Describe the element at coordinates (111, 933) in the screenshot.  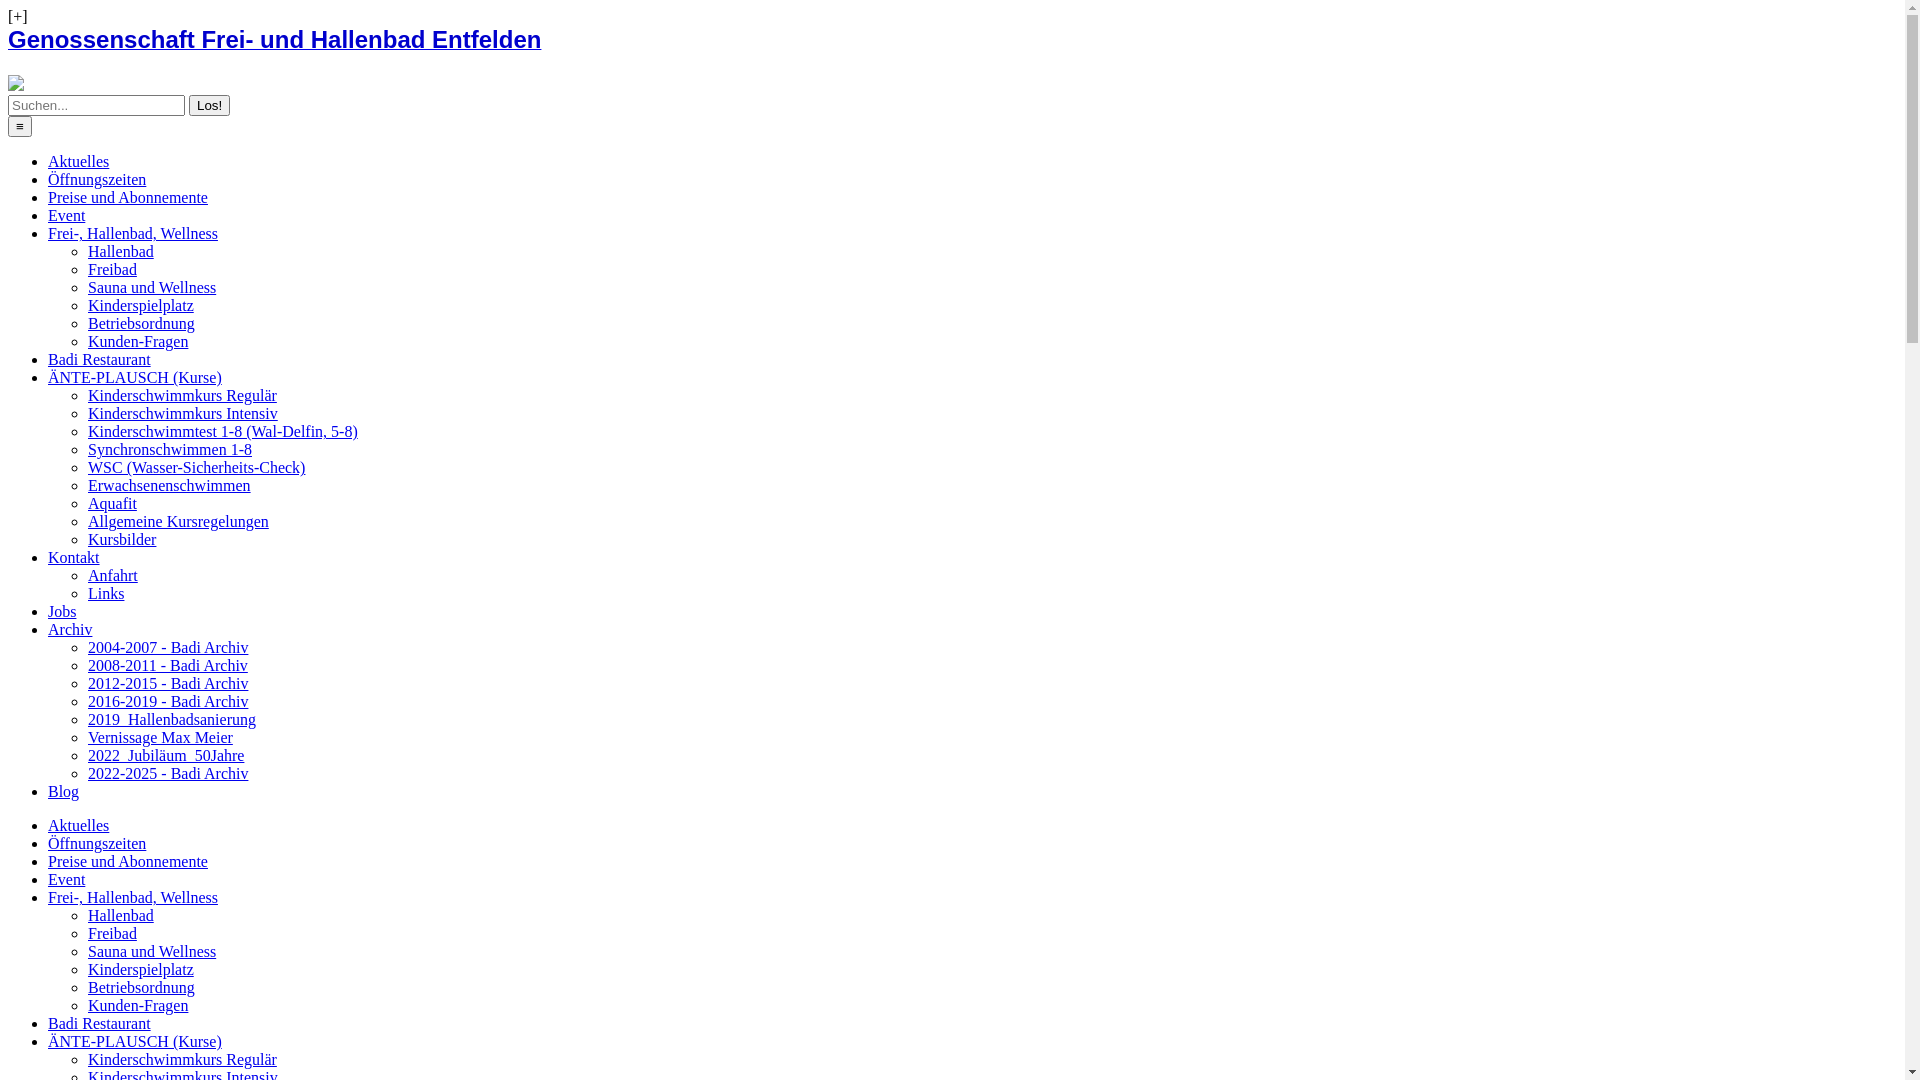
I see `'Freibad'` at that location.